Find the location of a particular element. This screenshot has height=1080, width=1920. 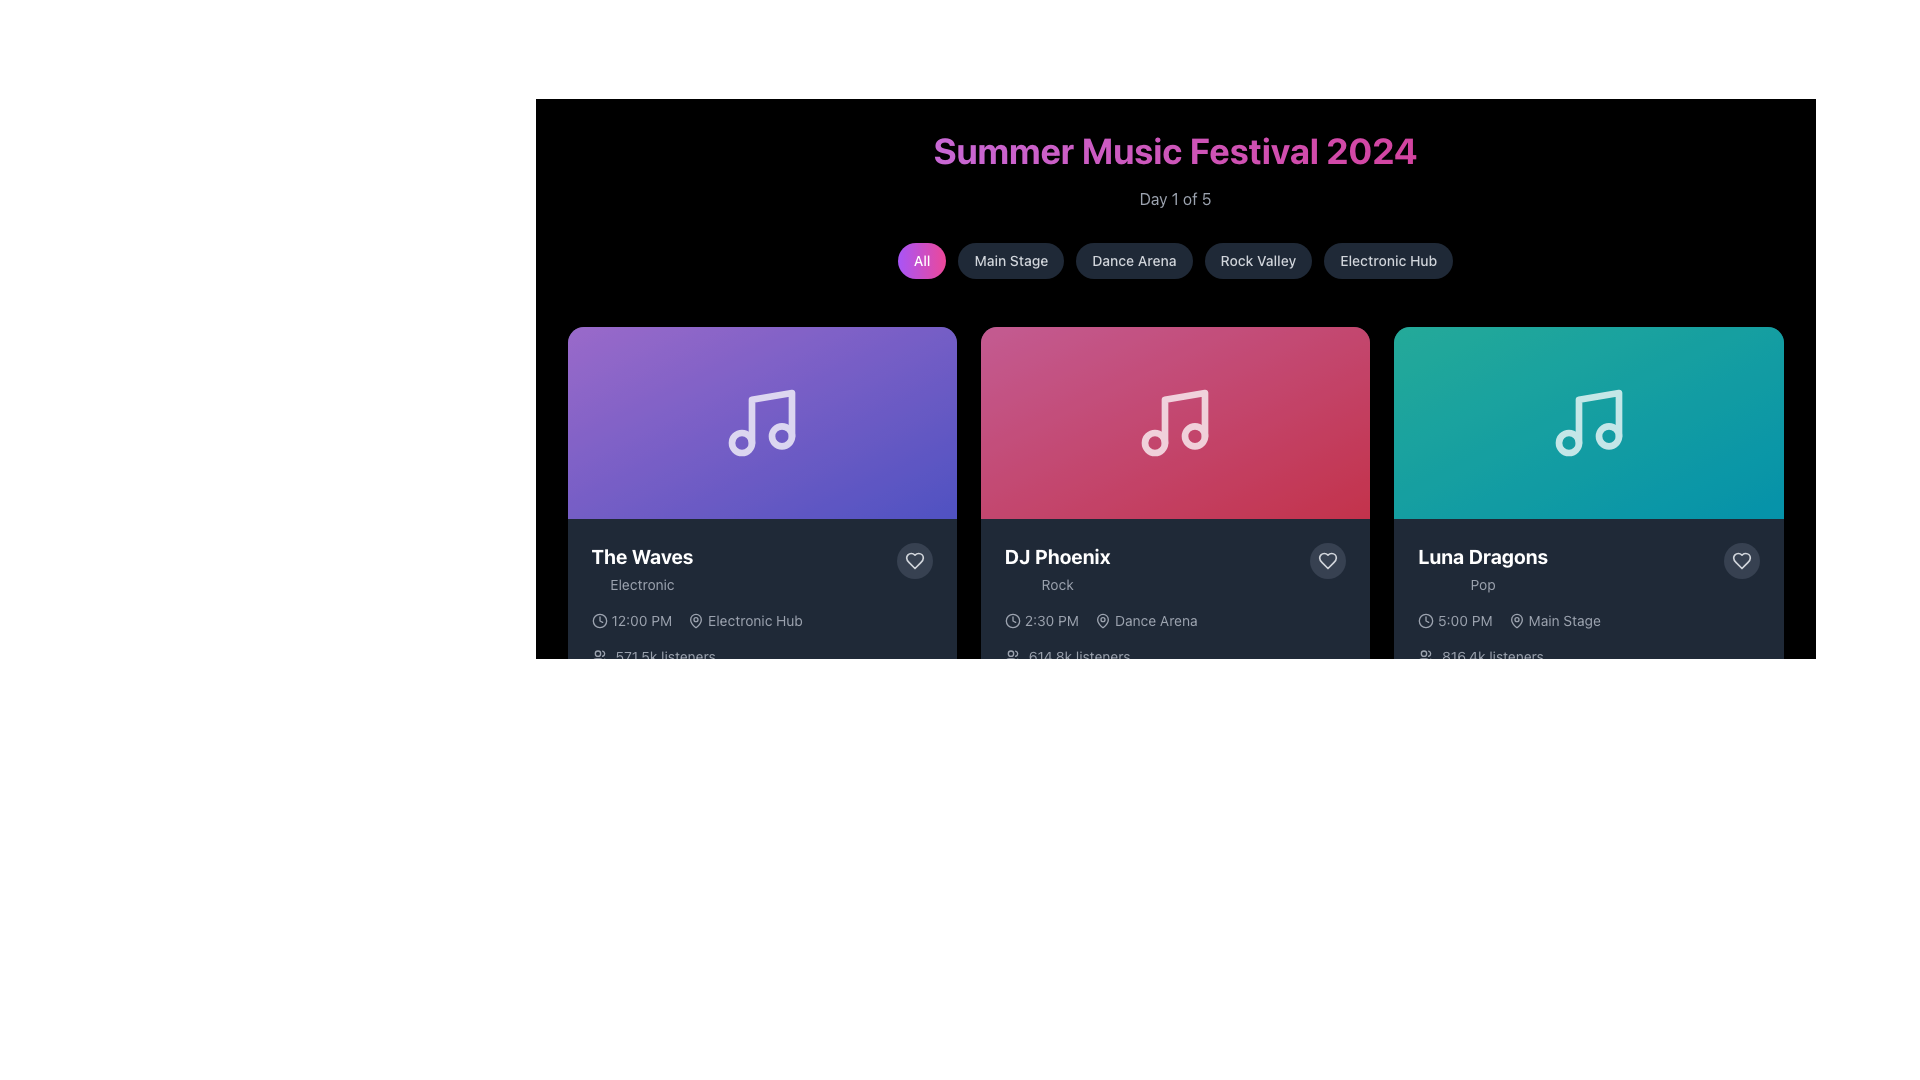

text label that displays 'DJ Phoenix' and its subtitle 'Rock' located in the second card of the horizontally aligned grid is located at coordinates (1056, 569).